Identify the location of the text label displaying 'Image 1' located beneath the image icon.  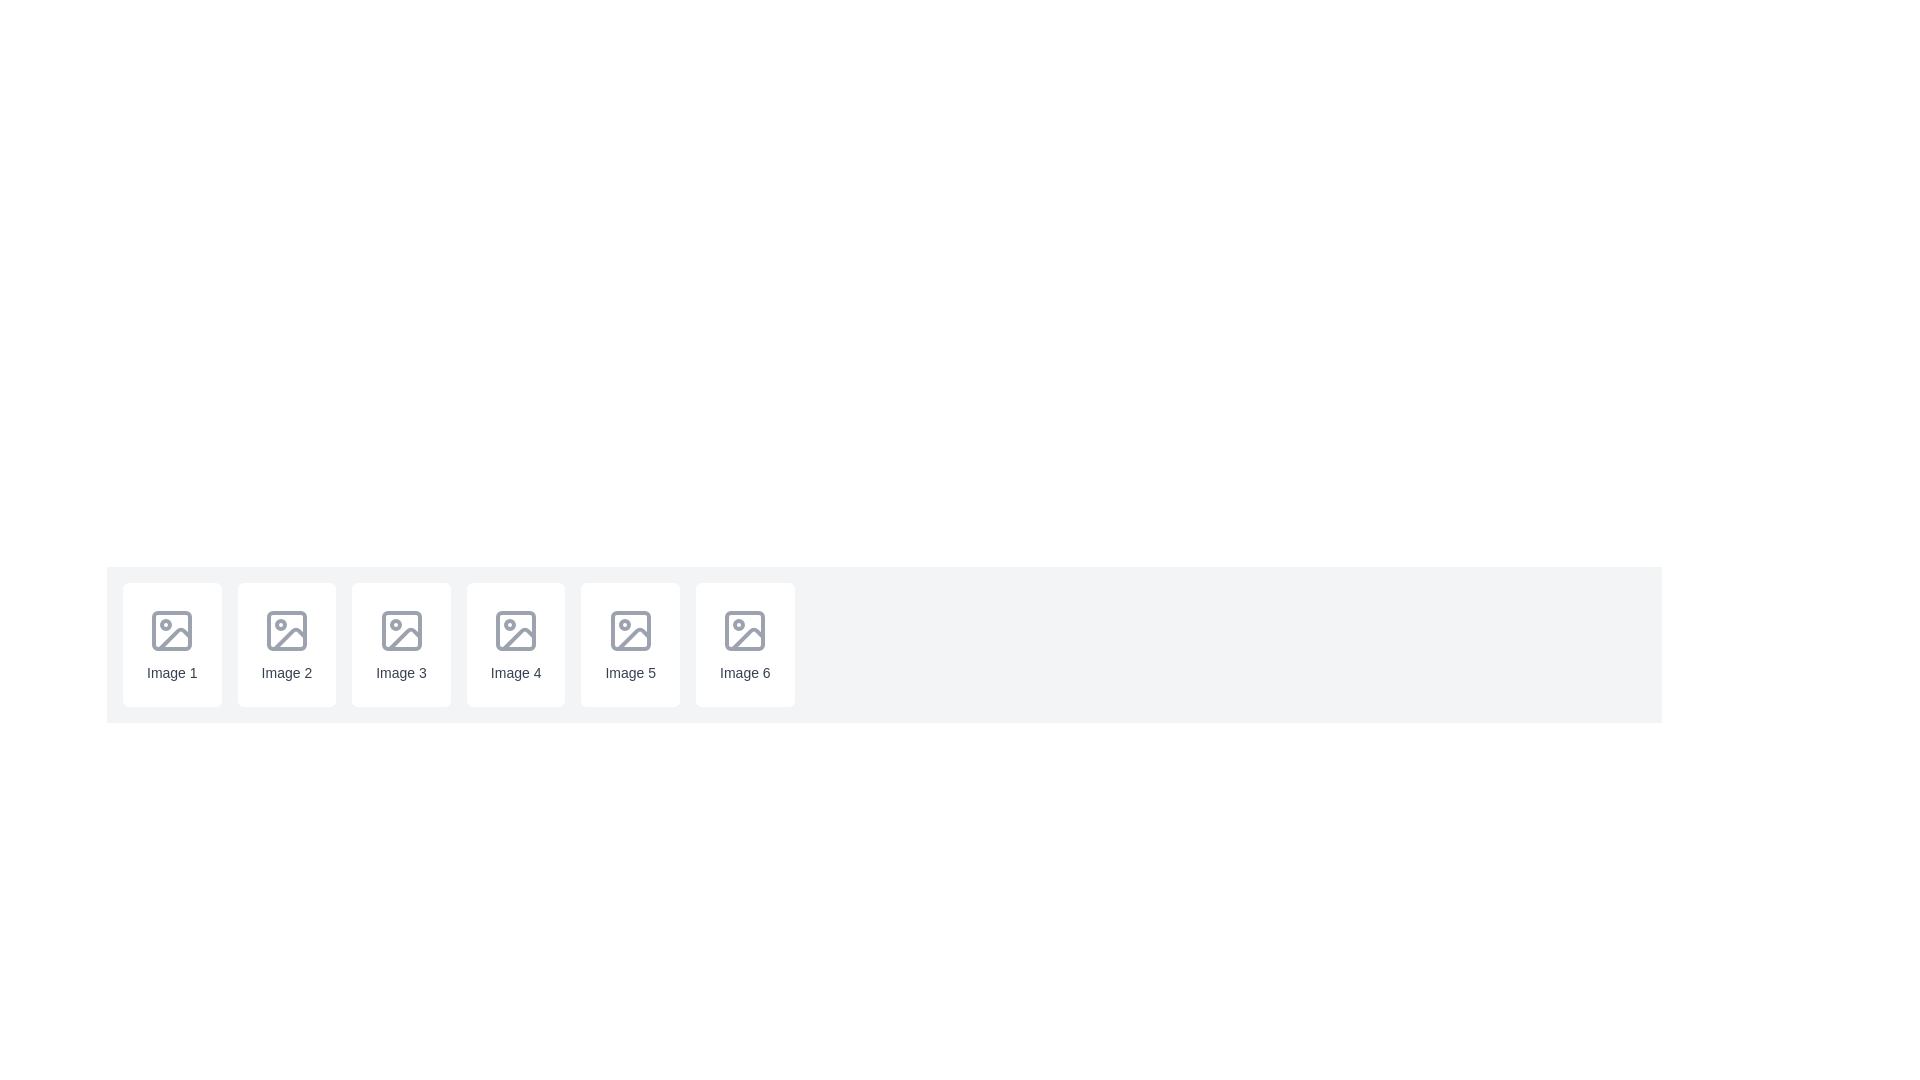
(172, 672).